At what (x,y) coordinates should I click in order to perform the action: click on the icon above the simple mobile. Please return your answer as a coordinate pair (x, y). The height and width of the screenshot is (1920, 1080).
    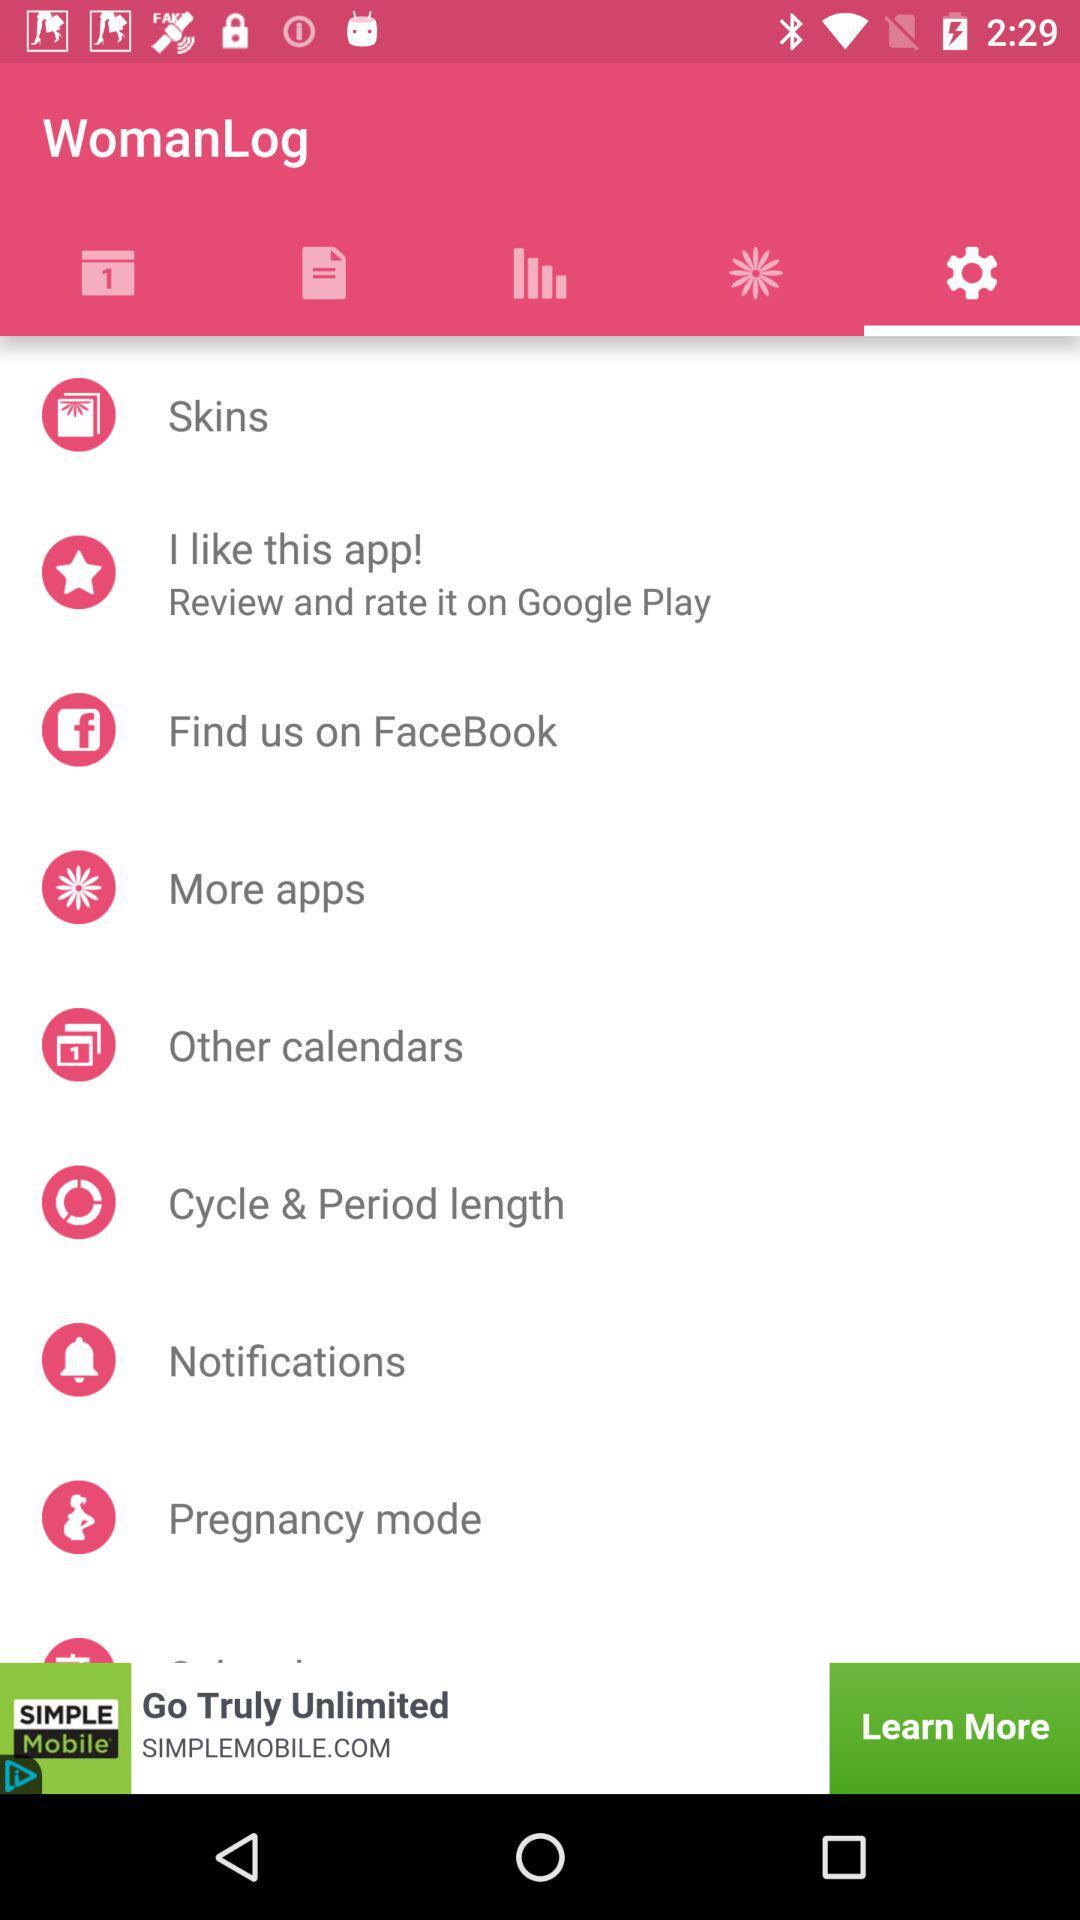
    Looking at the image, I should click on (77, 1650).